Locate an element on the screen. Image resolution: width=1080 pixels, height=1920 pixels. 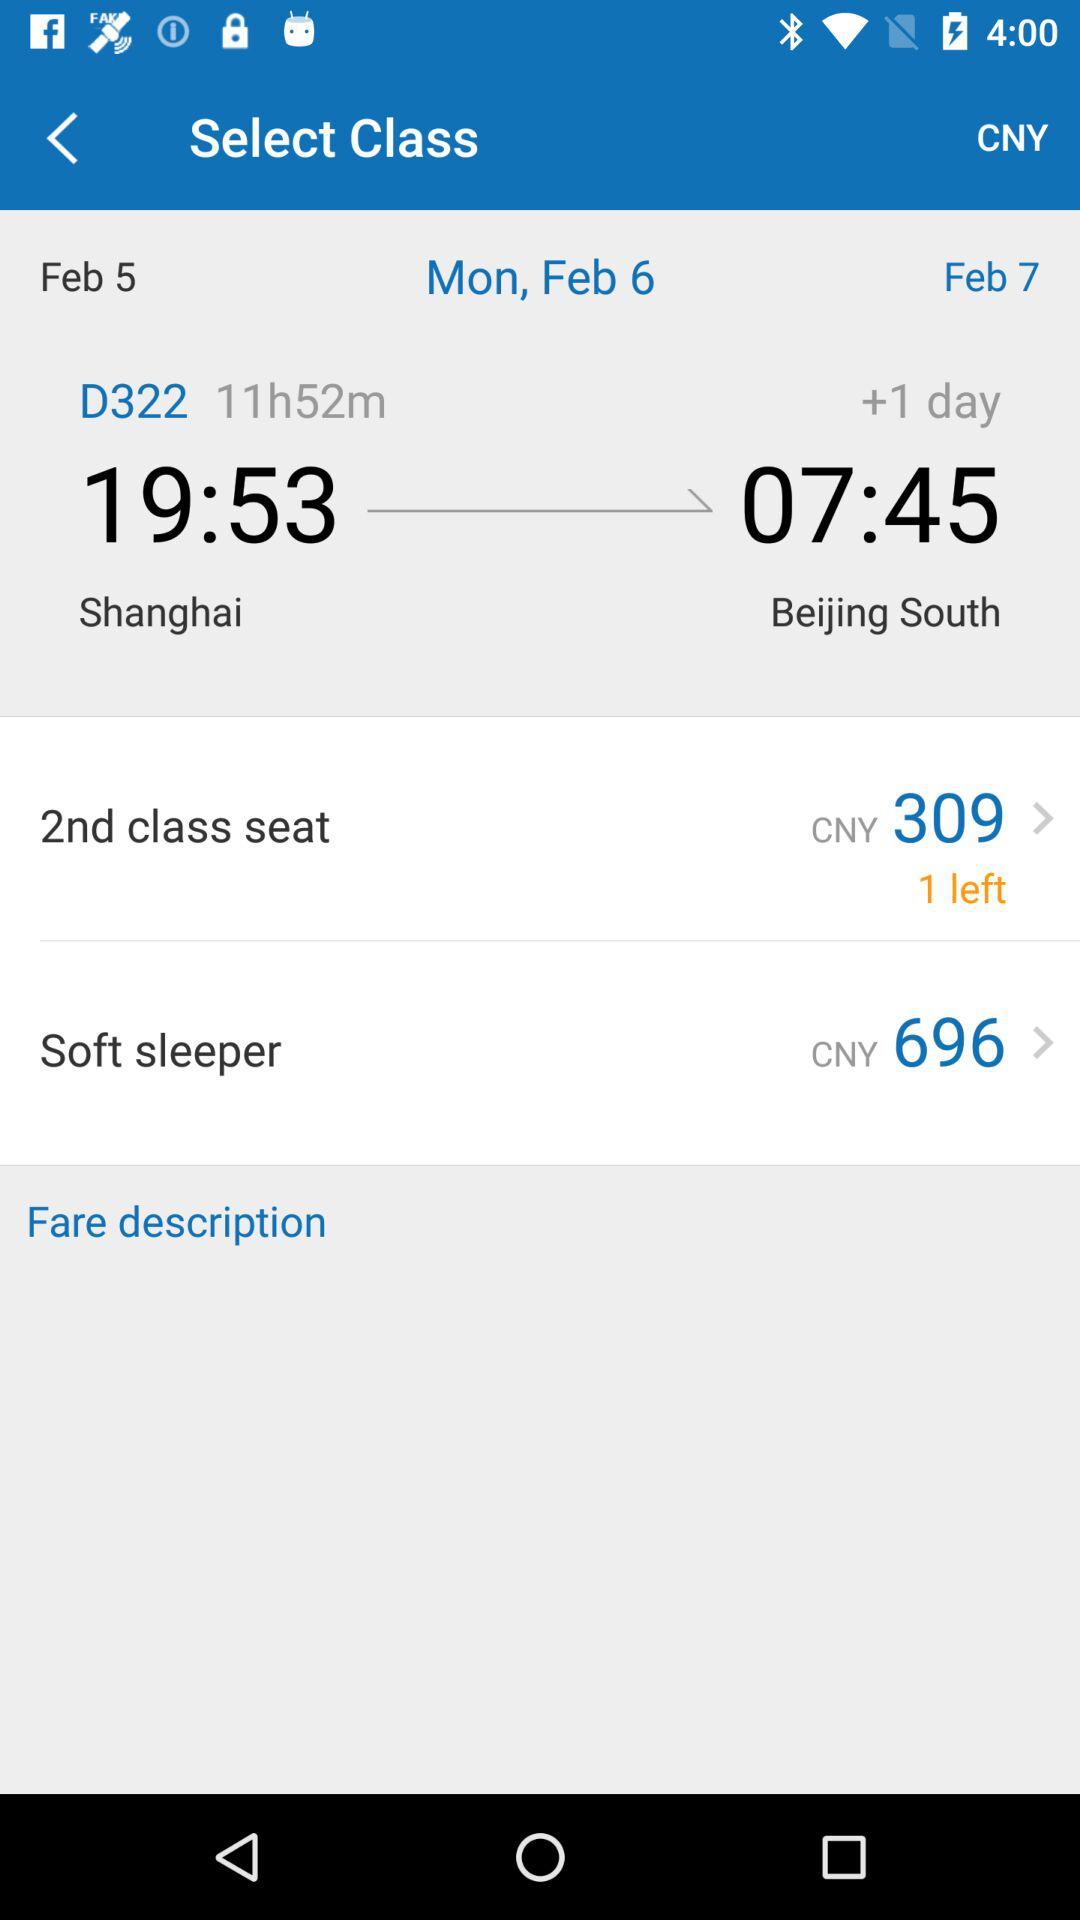
309 icon is located at coordinates (948, 815).